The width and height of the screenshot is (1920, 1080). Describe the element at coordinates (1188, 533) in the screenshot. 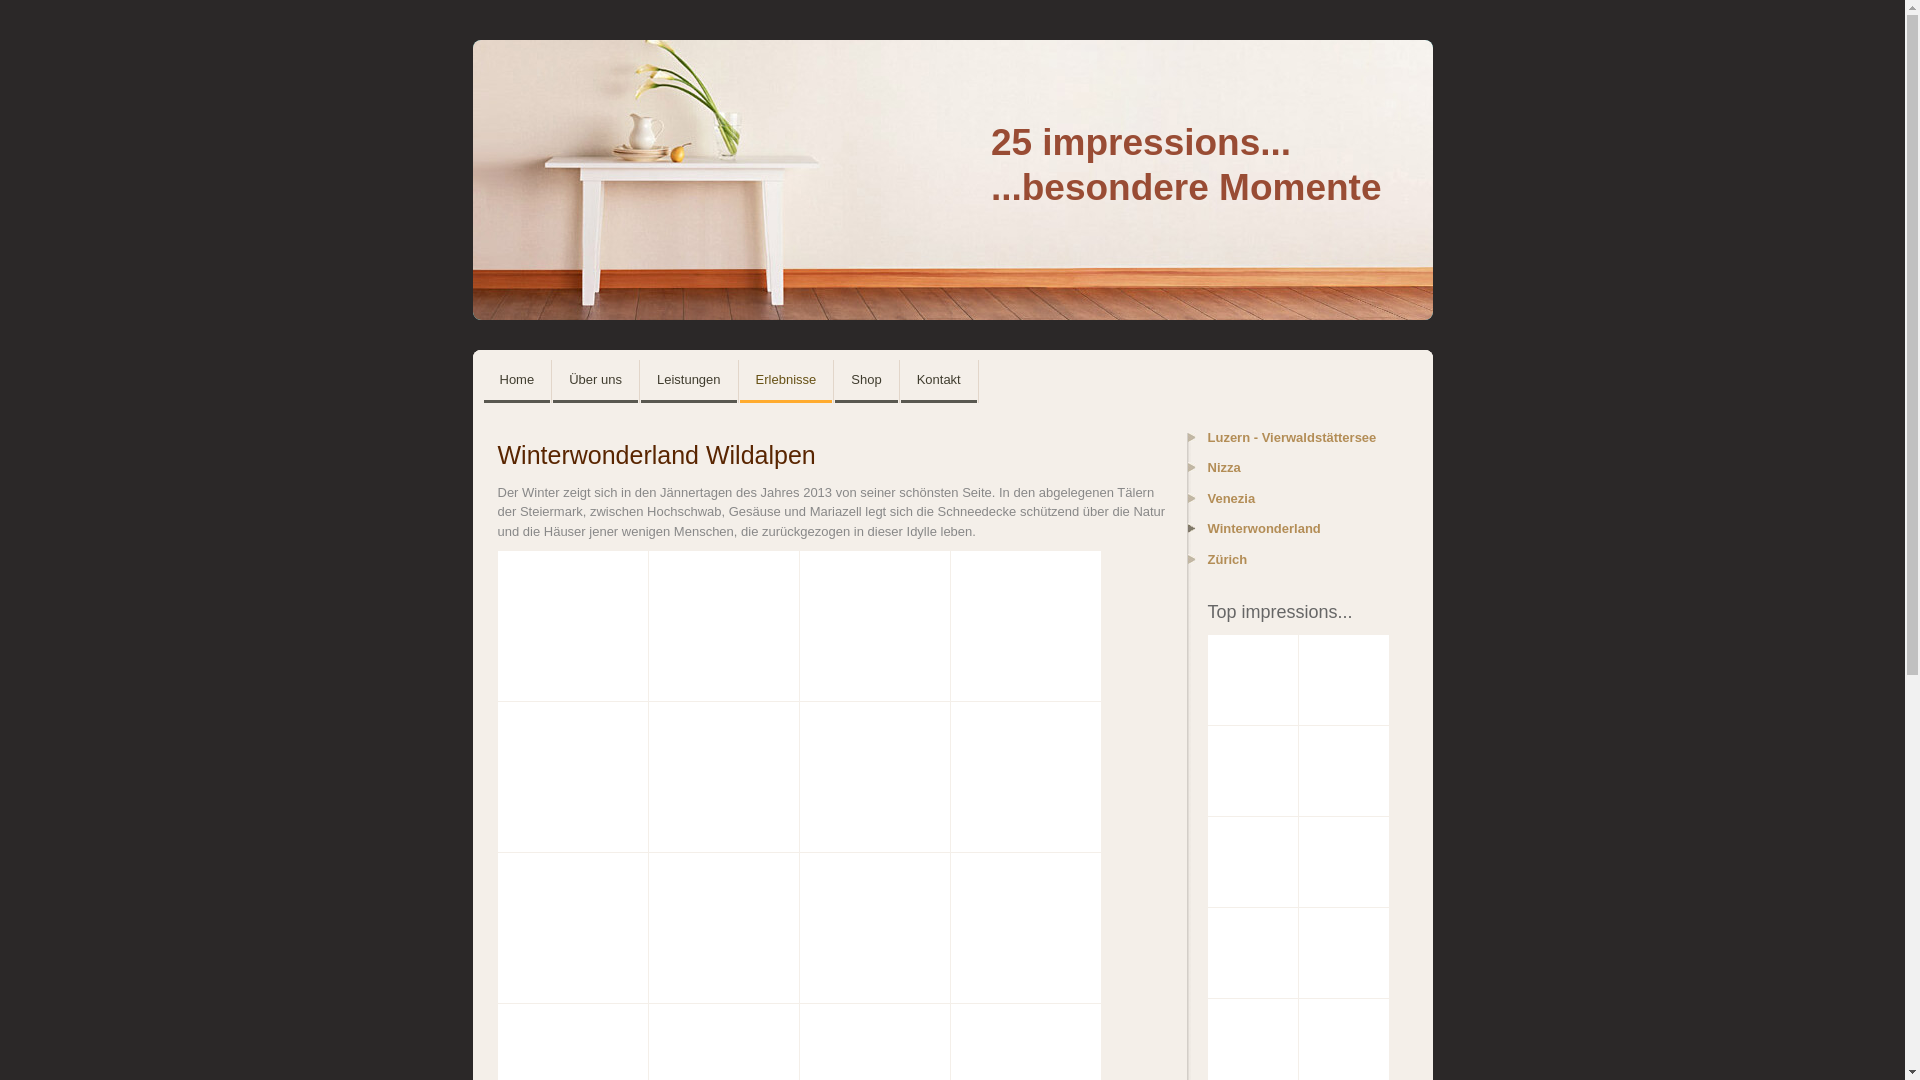

I see `'Winterwonderland'` at that location.